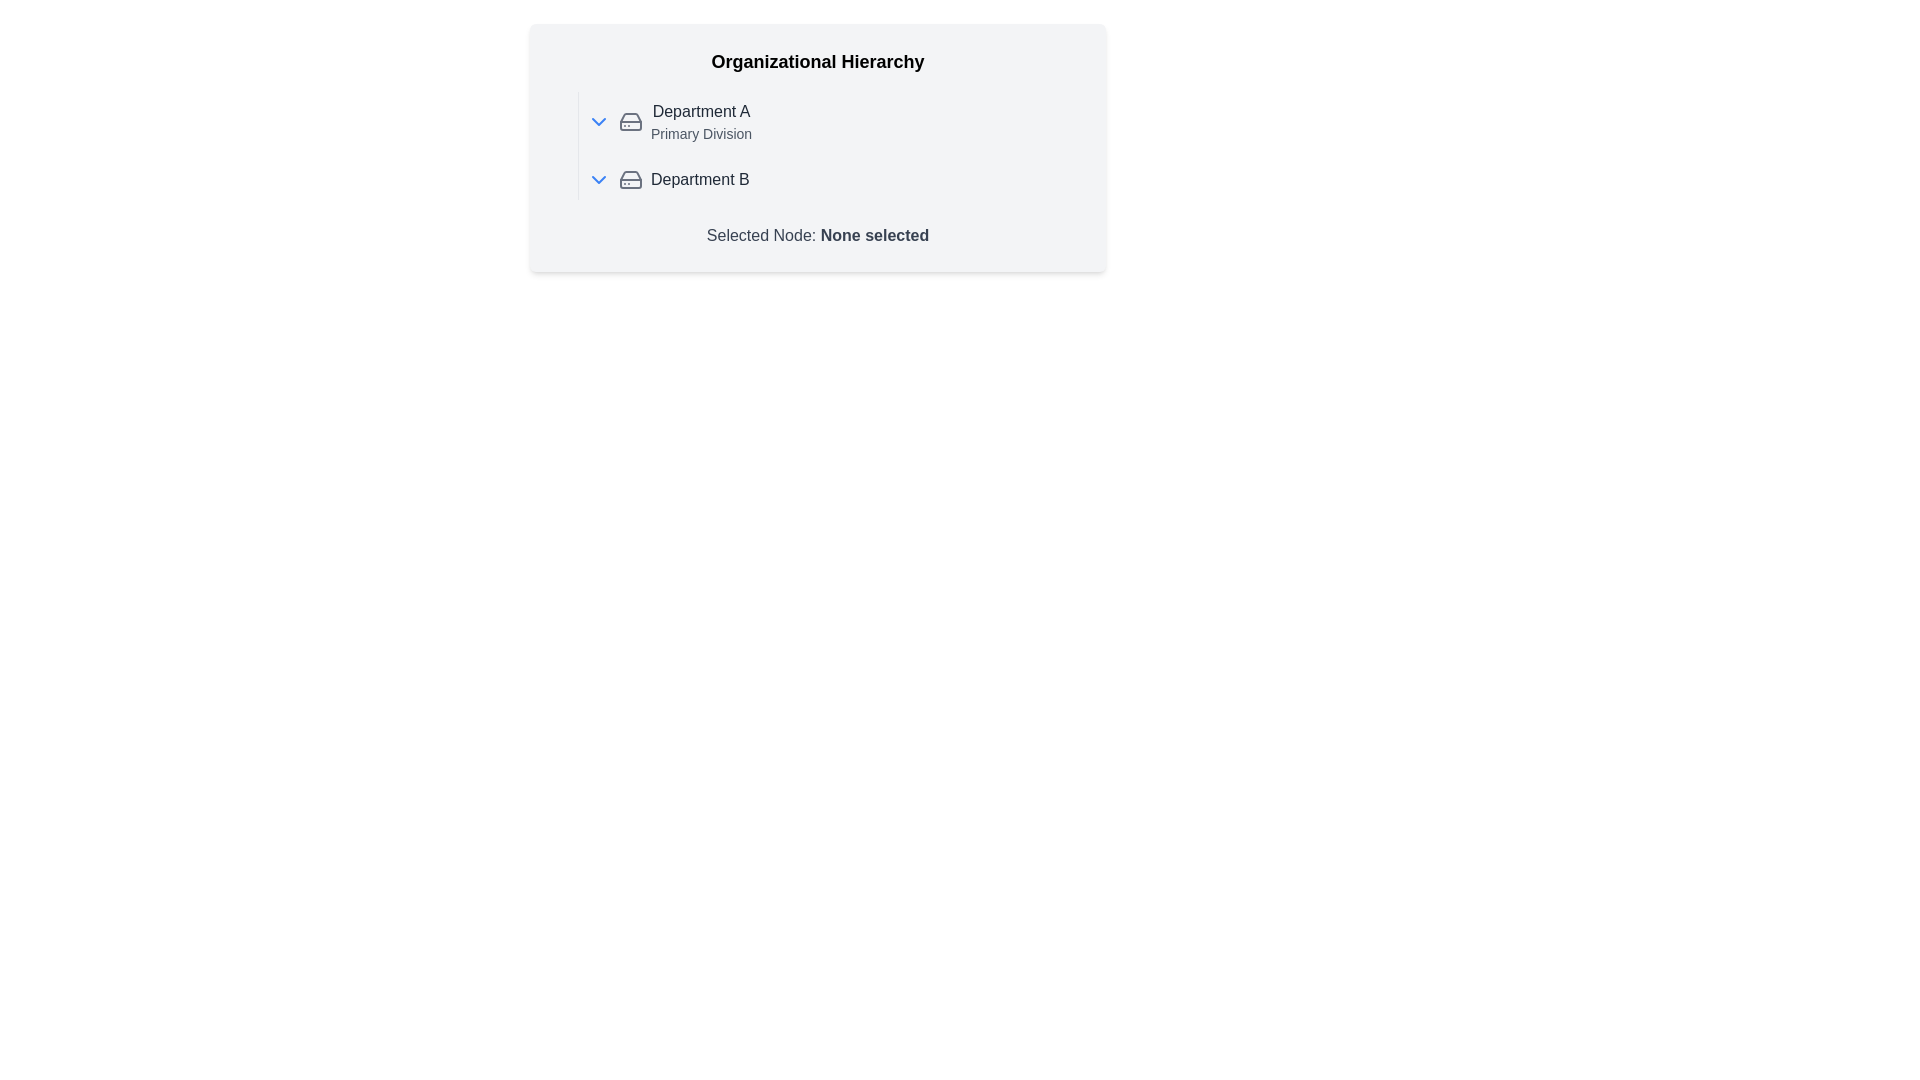  Describe the element at coordinates (701, 111) in the screenshot. I see `the text label displaying 'Department A', which is styled in gray and positioned above 'Primary Division' in the organizational hierarchy interface` at that location.